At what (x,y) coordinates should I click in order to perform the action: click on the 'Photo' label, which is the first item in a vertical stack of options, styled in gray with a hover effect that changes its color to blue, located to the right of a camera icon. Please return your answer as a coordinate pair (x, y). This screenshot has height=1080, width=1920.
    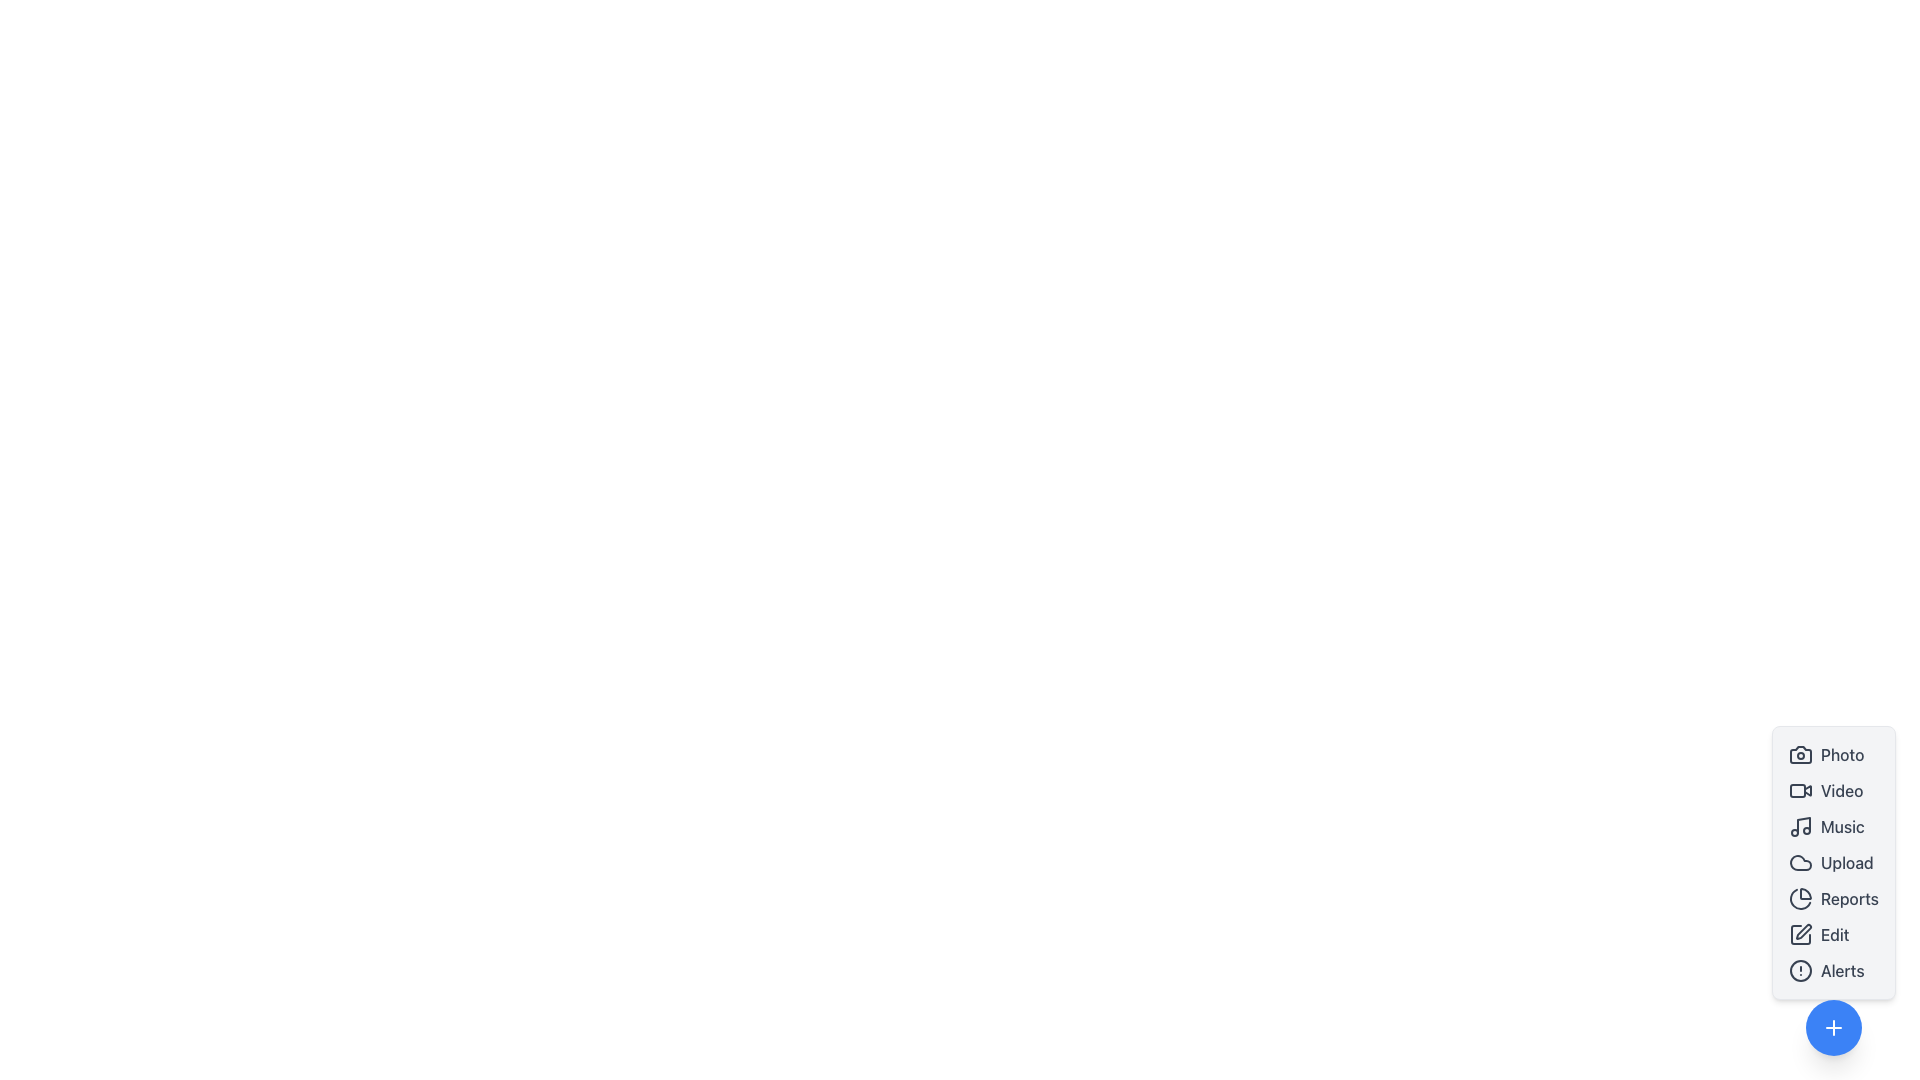
    Looking at the image, I should click on (1841, 755).